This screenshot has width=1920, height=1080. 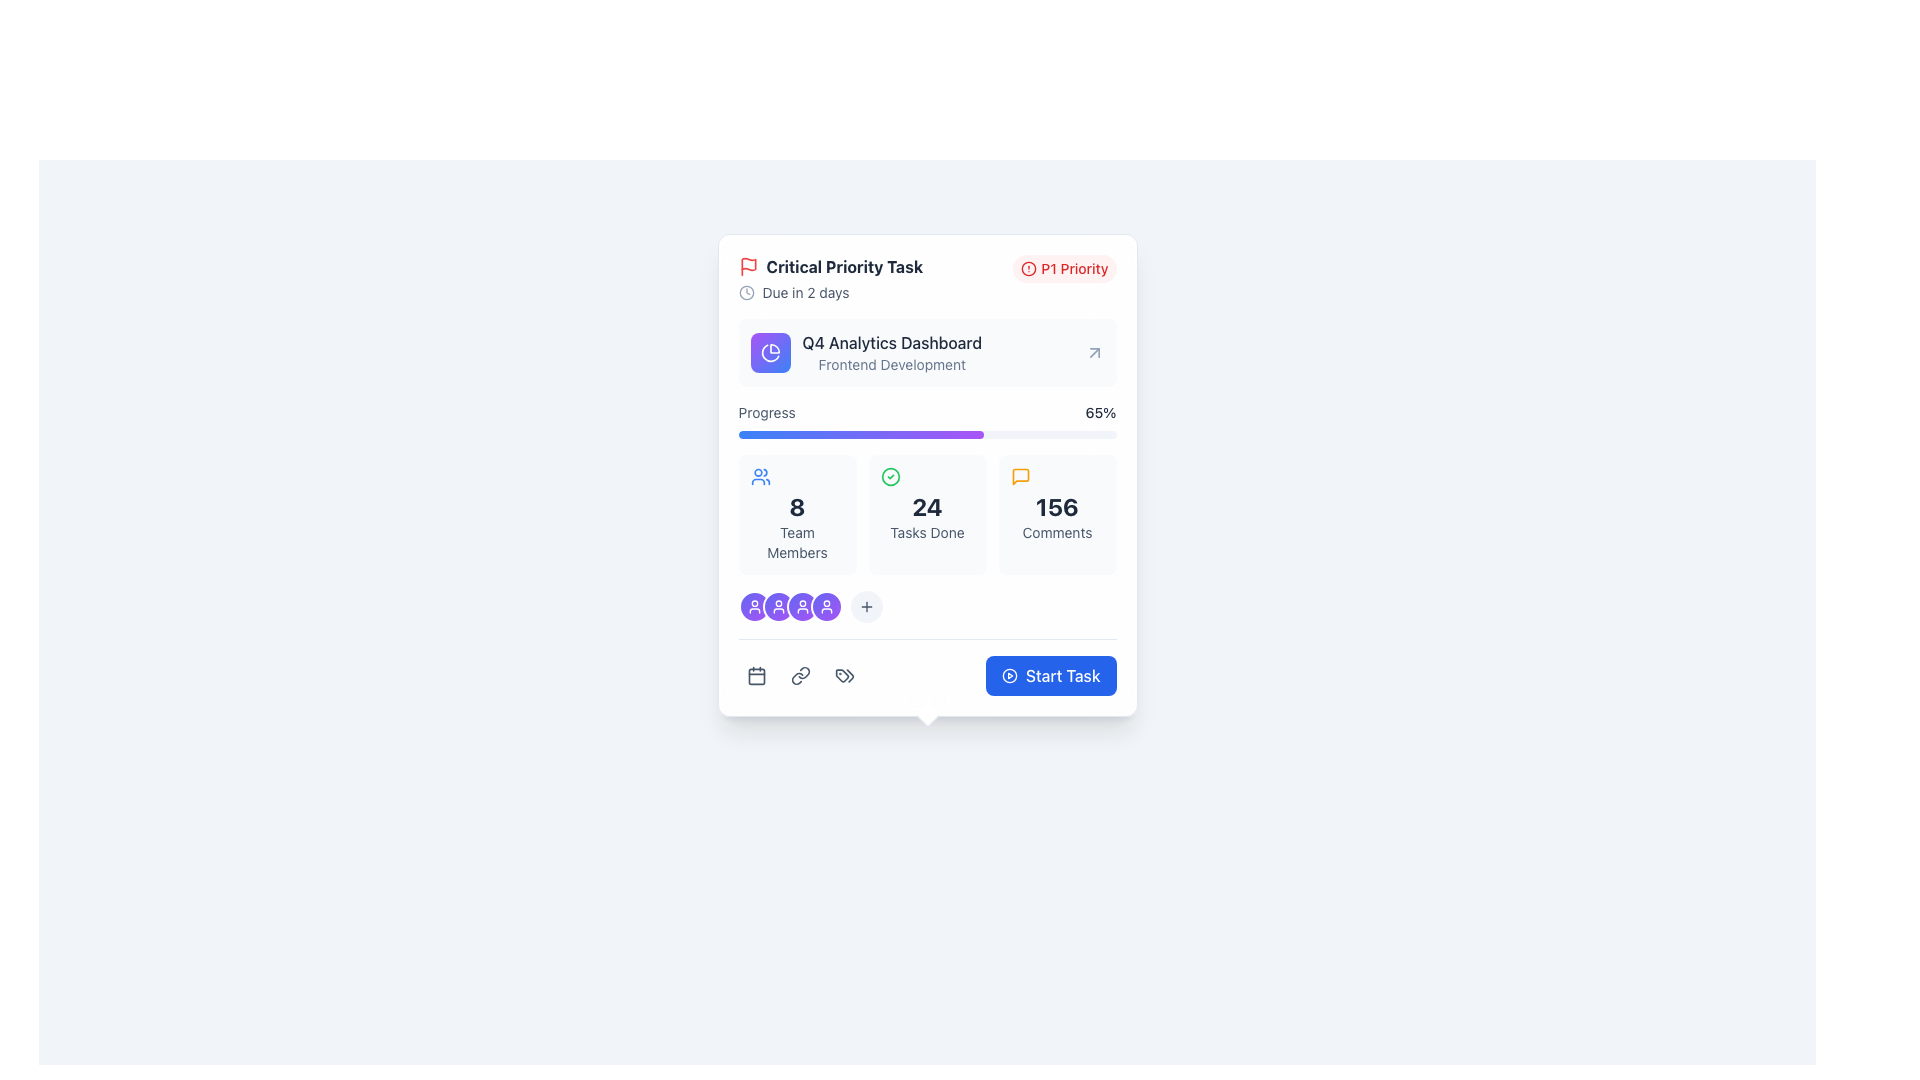 I want to click on the Progress bar located beneath the 'Progress' label and above team members and tasks completed, which visually represents the task completion percentage with a colorful gradient, so click(x=926, y=434).